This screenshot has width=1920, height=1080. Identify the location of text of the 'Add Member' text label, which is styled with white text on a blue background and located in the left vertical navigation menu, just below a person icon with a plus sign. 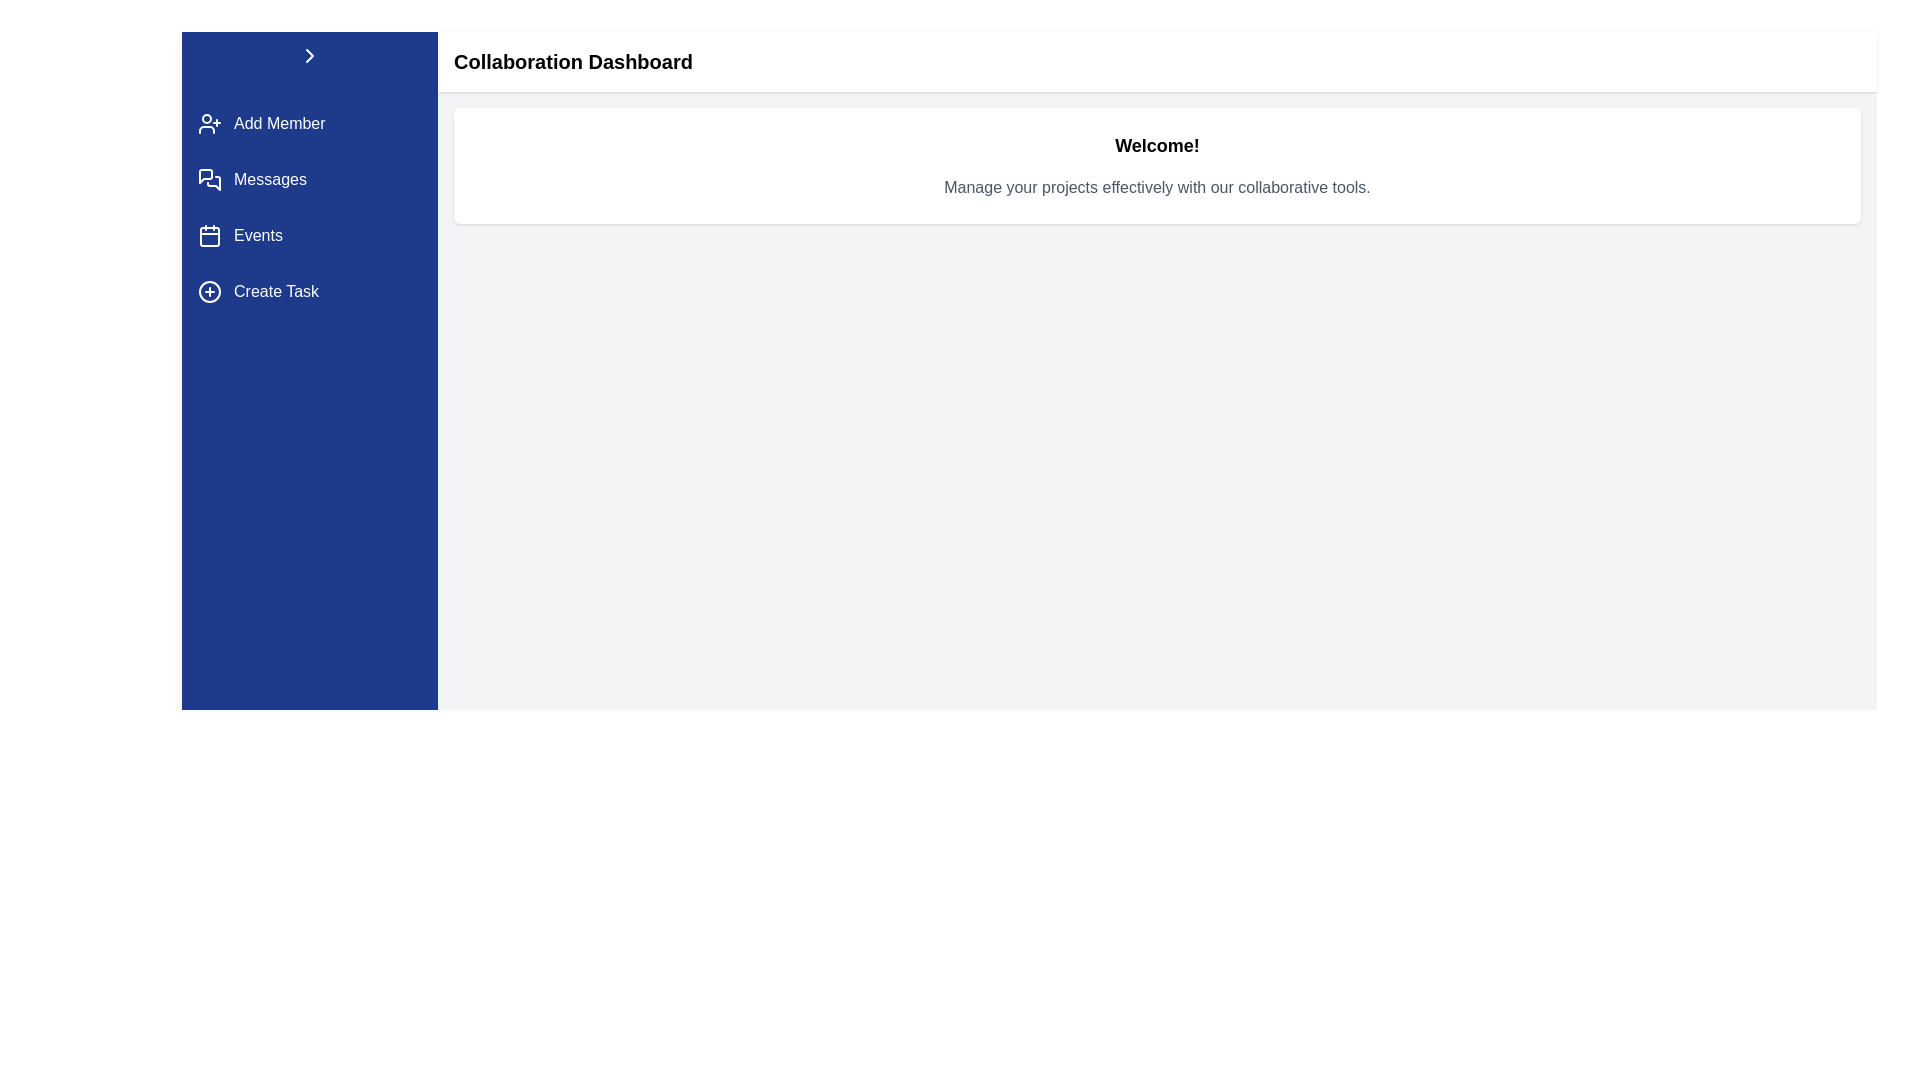
(278, 123).